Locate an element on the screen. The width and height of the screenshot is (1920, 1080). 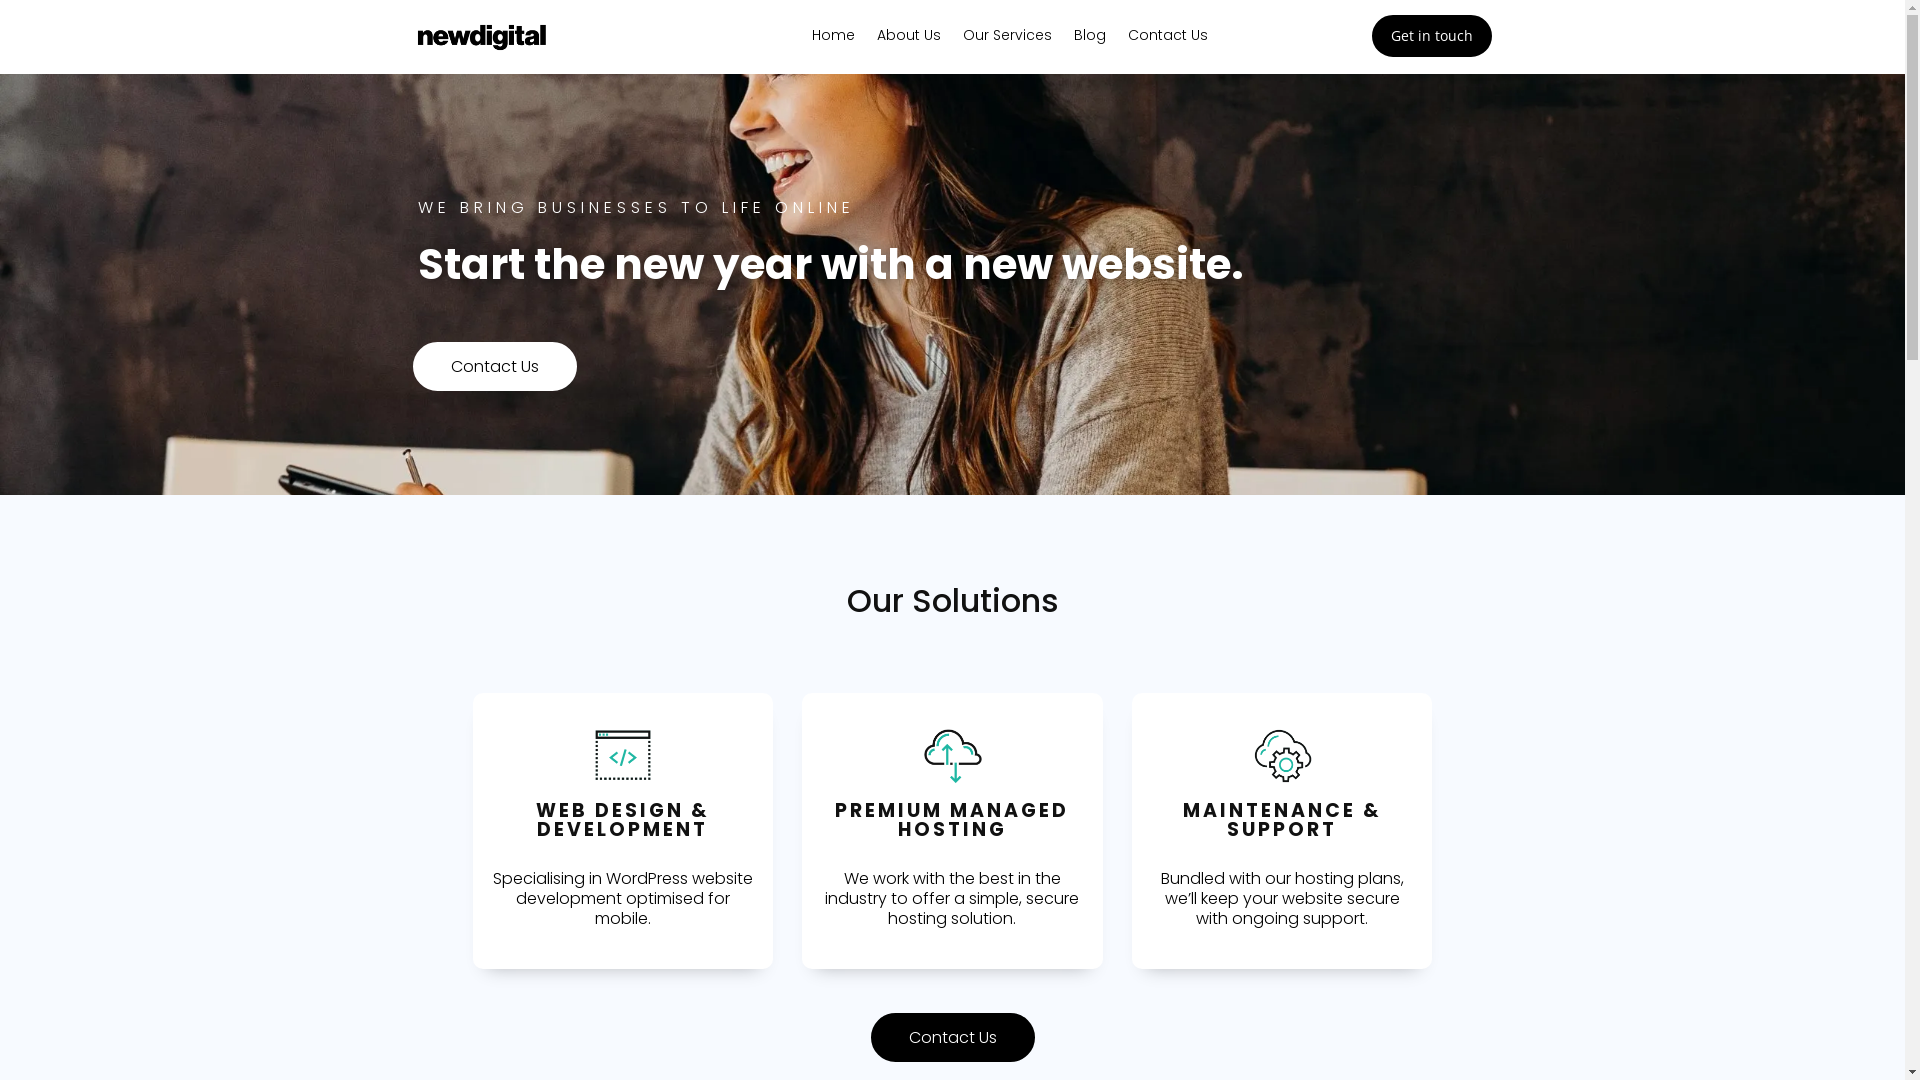
'Get in touch' is located at coordinates (1430, 35).